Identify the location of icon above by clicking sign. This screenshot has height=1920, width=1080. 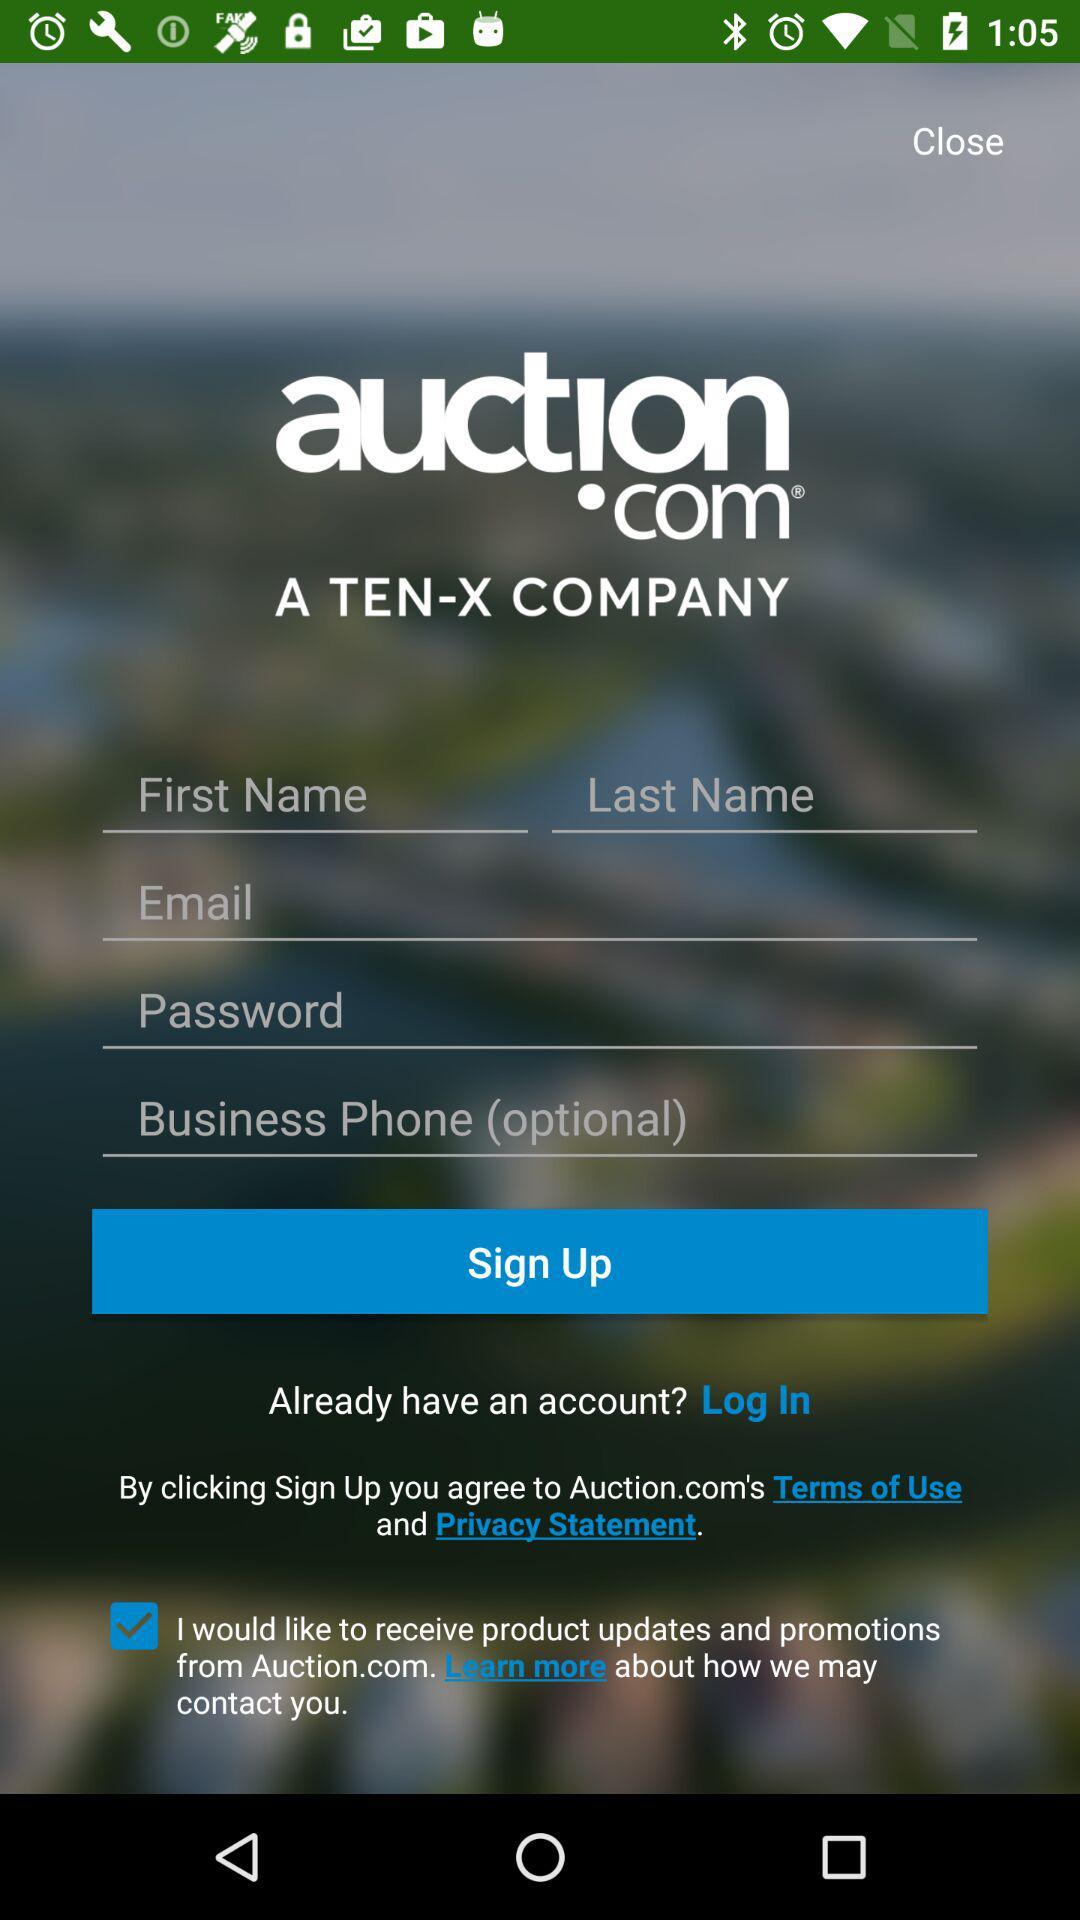
(756, 1397).